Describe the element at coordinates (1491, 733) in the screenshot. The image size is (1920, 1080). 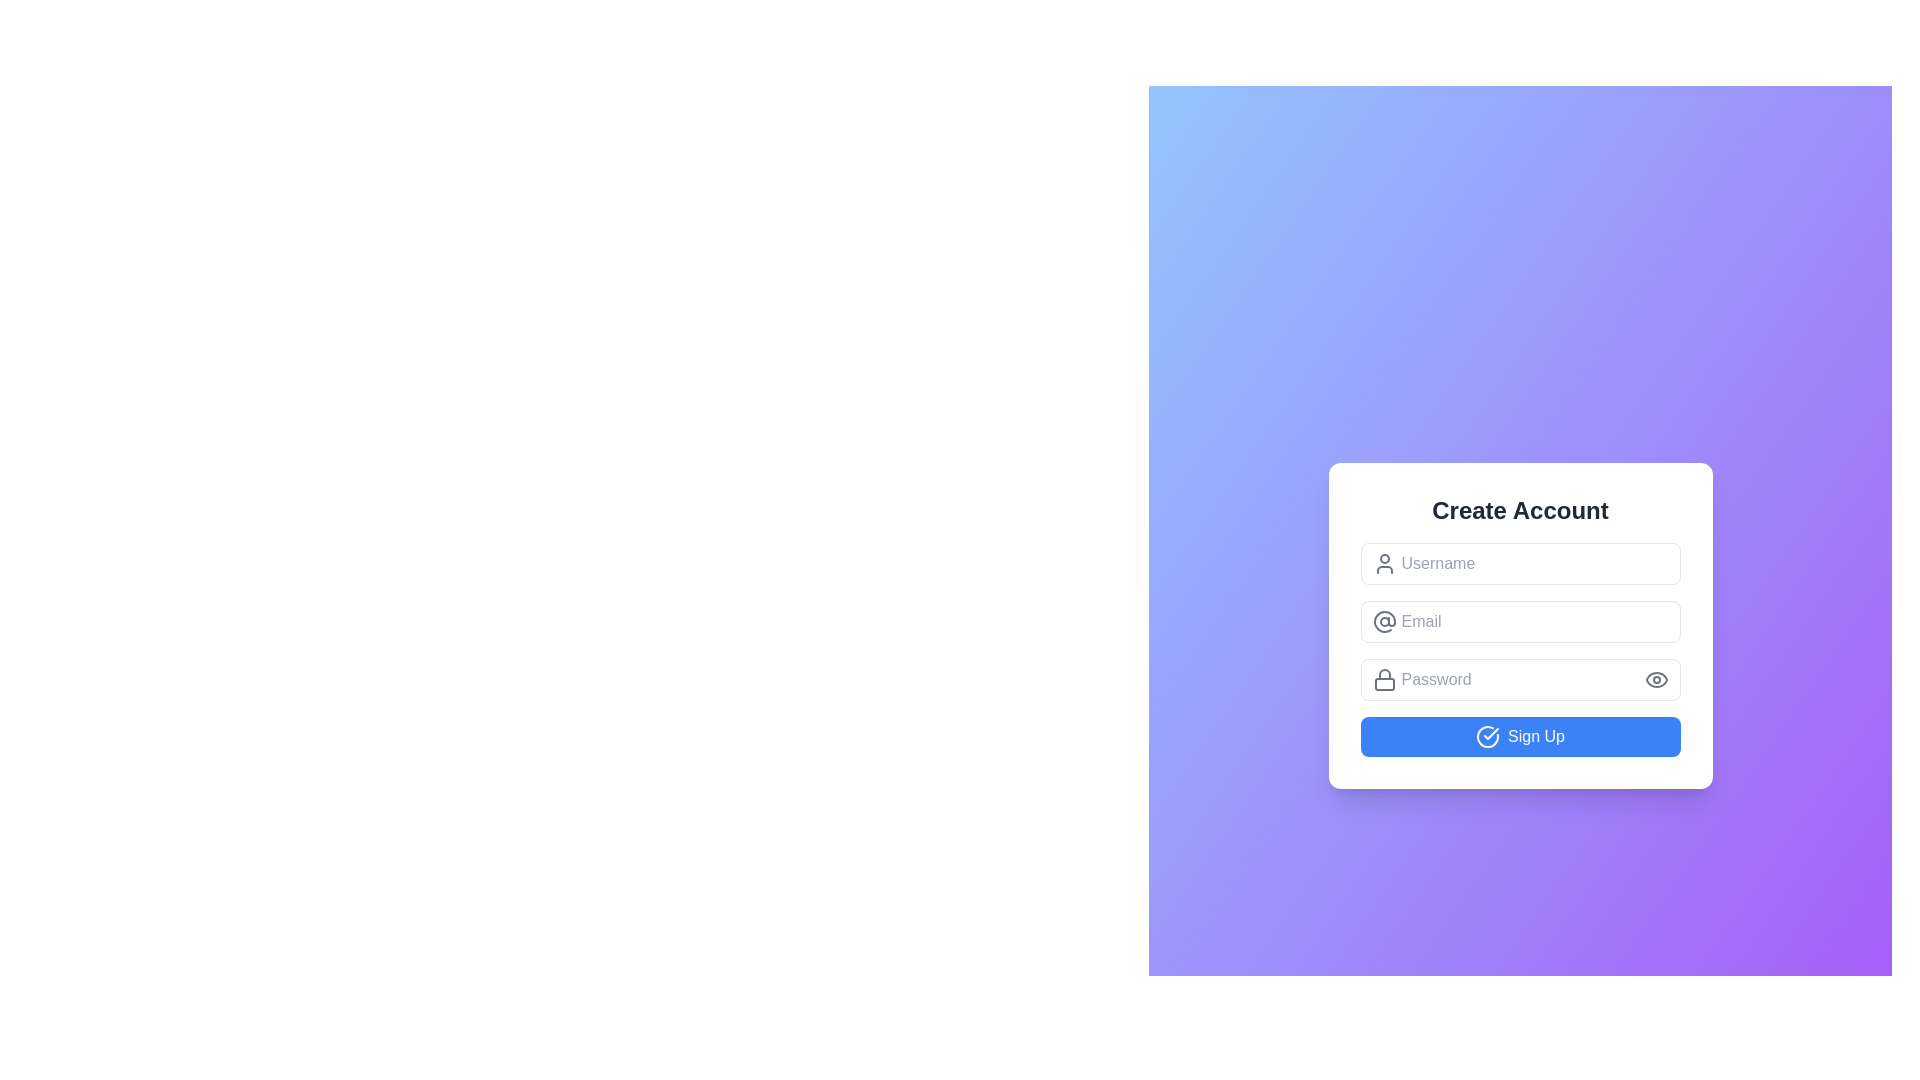
I see `the checkmark icon within the circular 'Sign Up' button, which is positioned towards the left inside the button` at that location.